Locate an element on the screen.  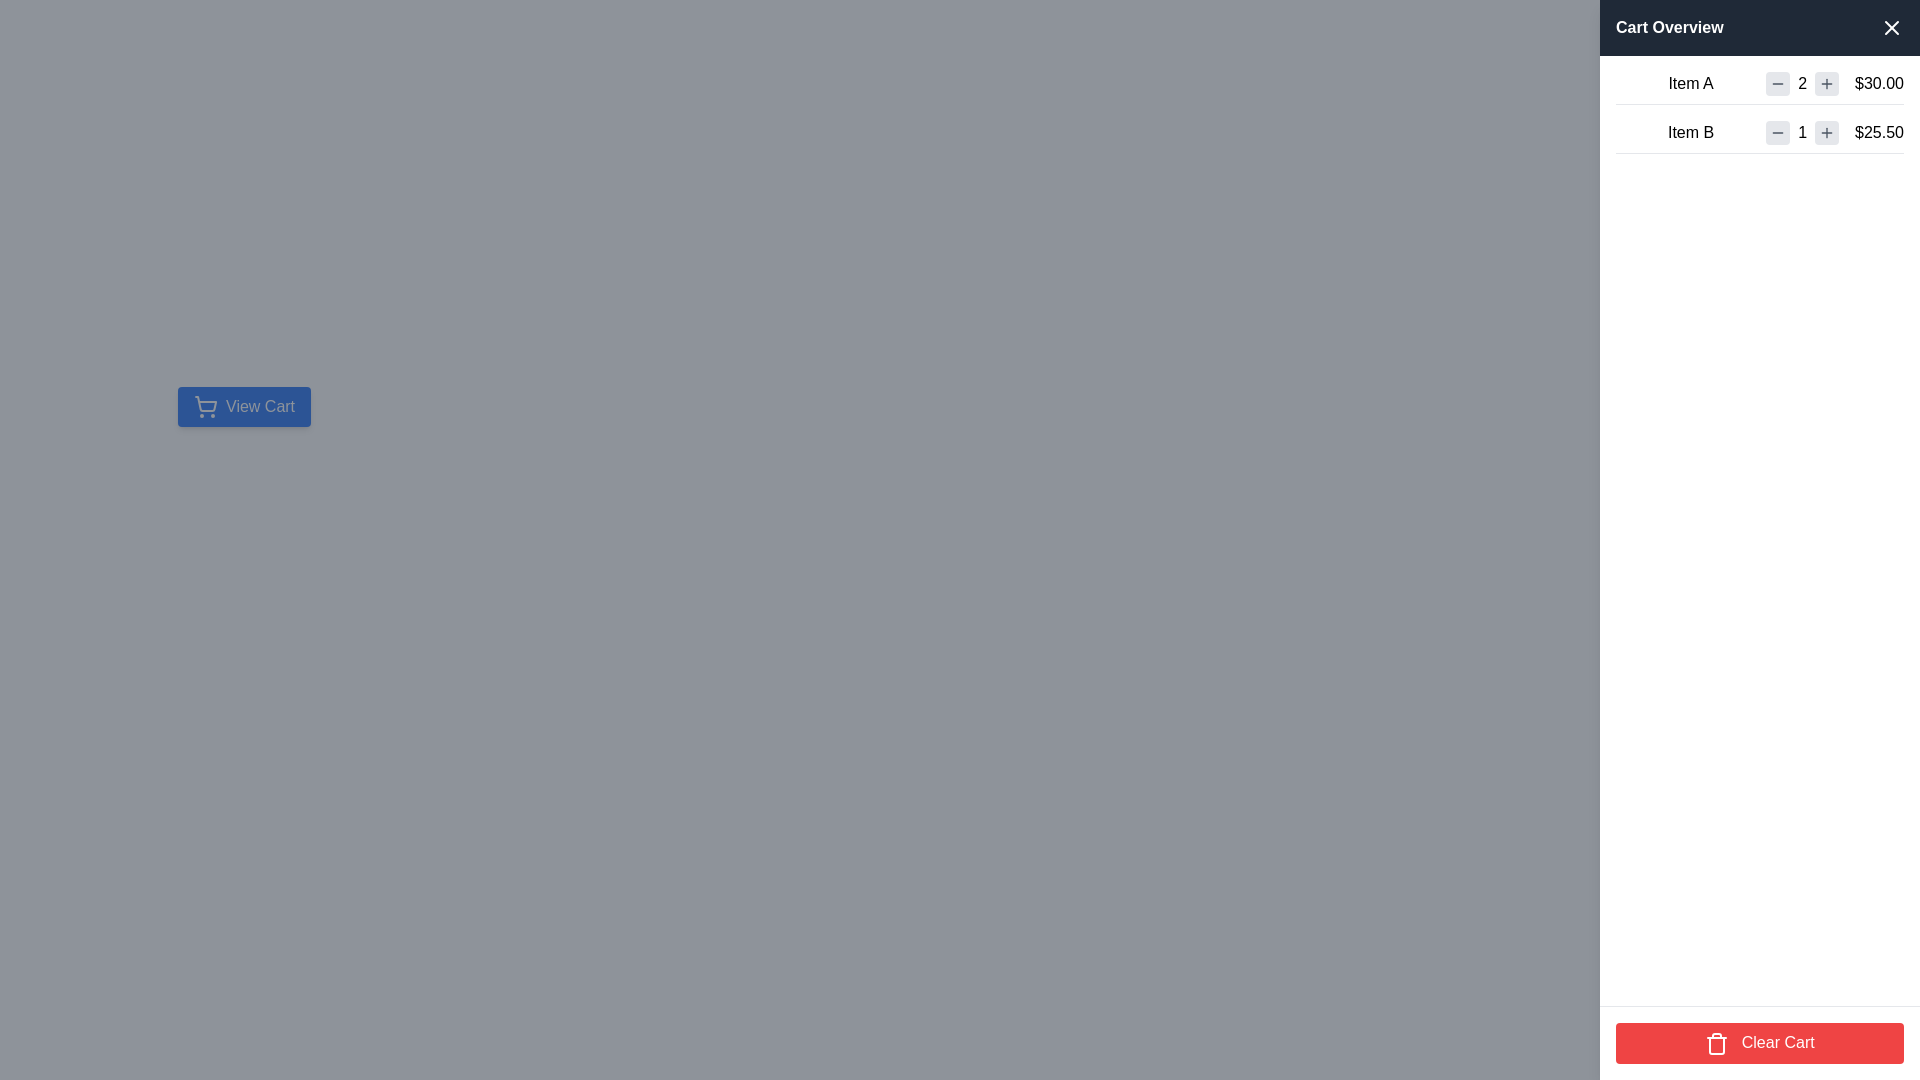
the price and product name in the second row of the cart item details list, which displays product details including name, quantity, and price is located at coordinates (1760, 136).